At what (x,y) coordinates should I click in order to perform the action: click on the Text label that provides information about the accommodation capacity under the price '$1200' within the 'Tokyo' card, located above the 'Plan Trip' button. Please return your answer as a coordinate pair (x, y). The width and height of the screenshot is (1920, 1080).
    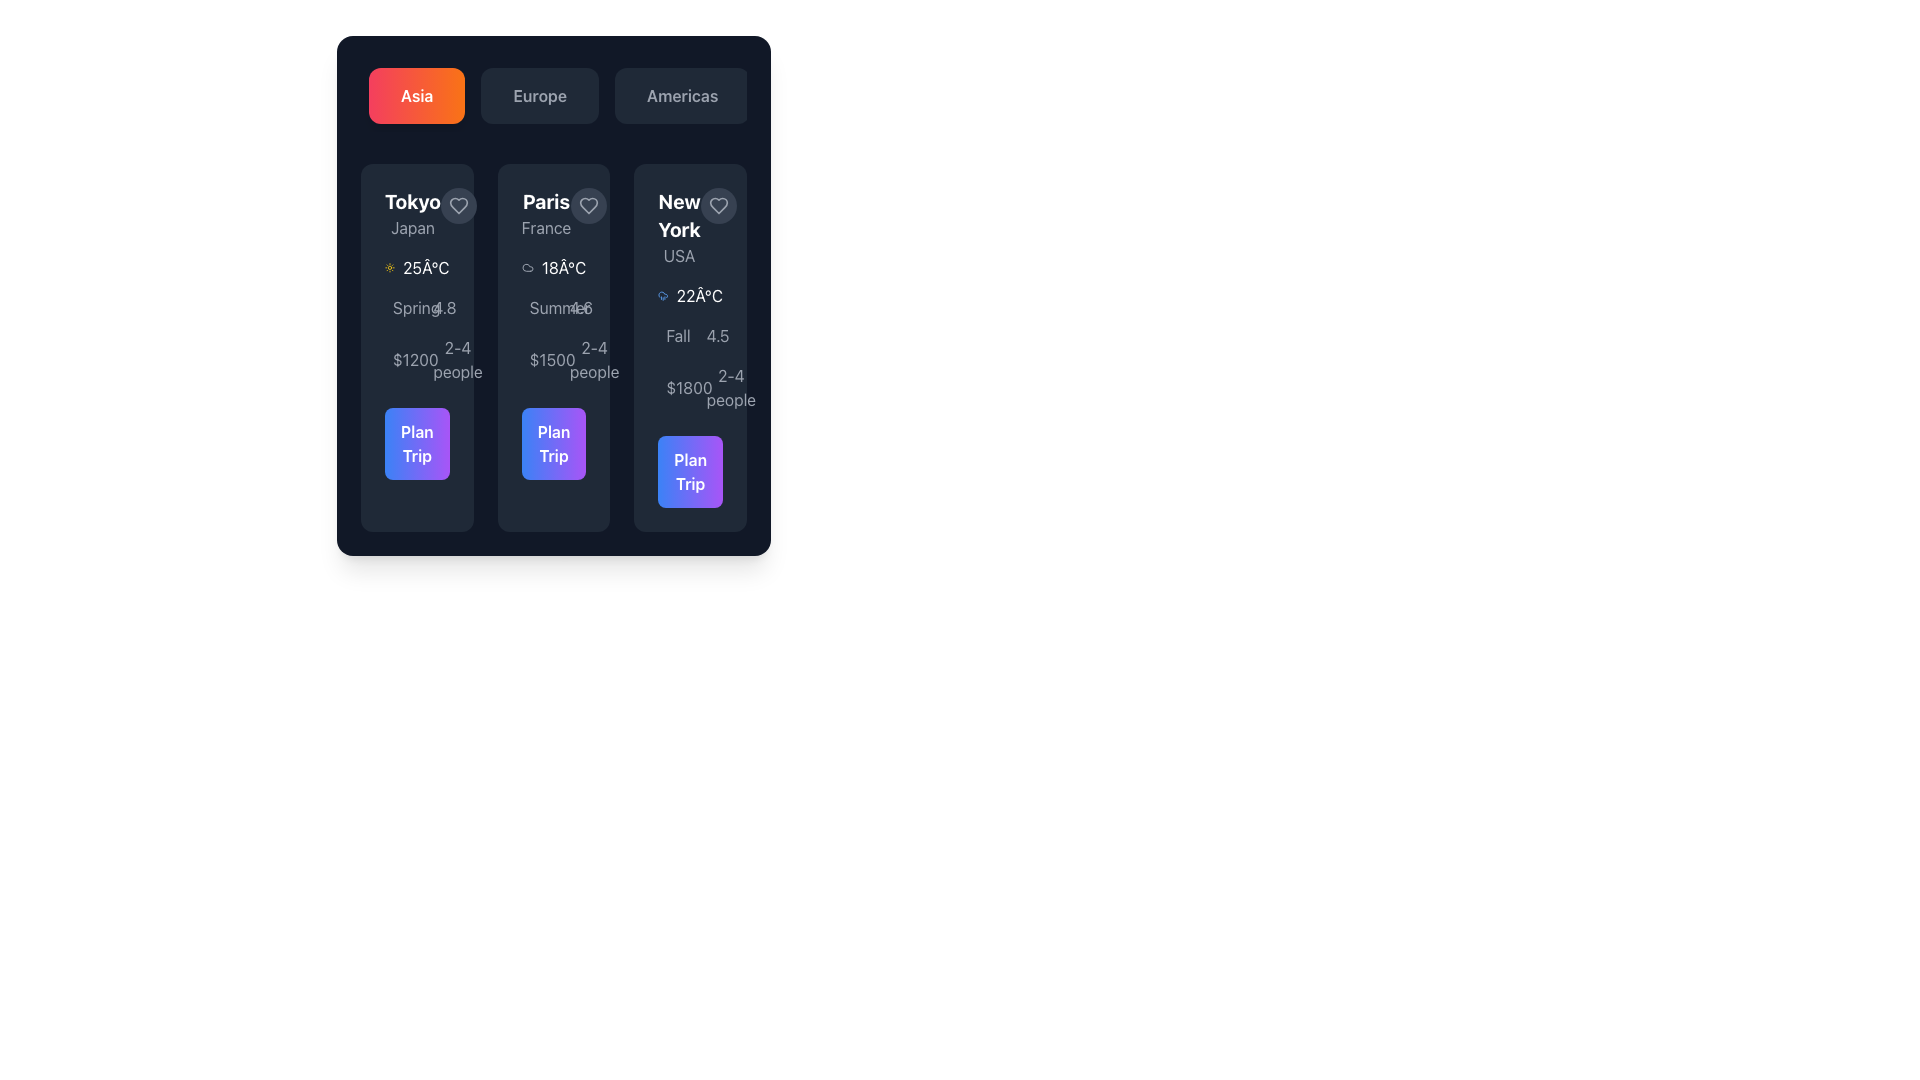
    Looking at the image, I should click on (436, 358).